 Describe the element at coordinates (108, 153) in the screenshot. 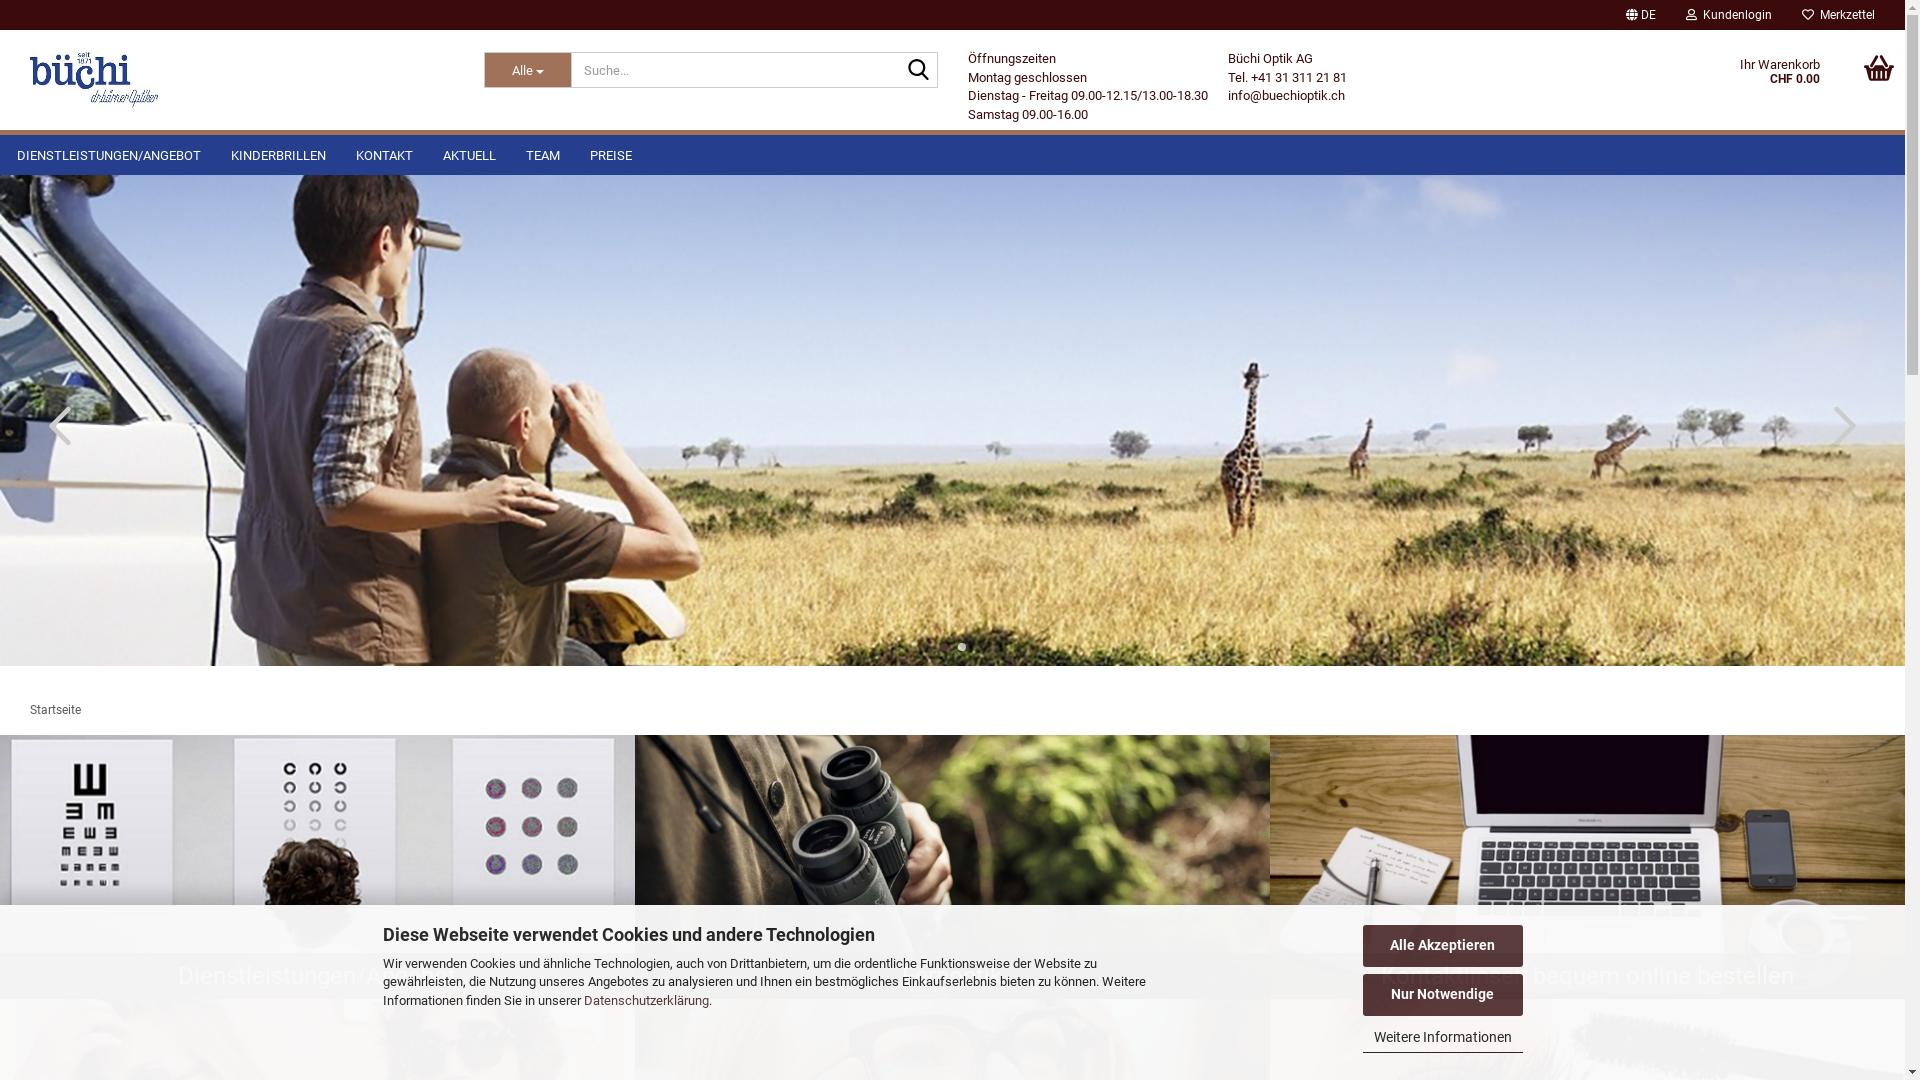

I see `'DIENSTLEISTUNGEN/ANGEBOT'` at that location.